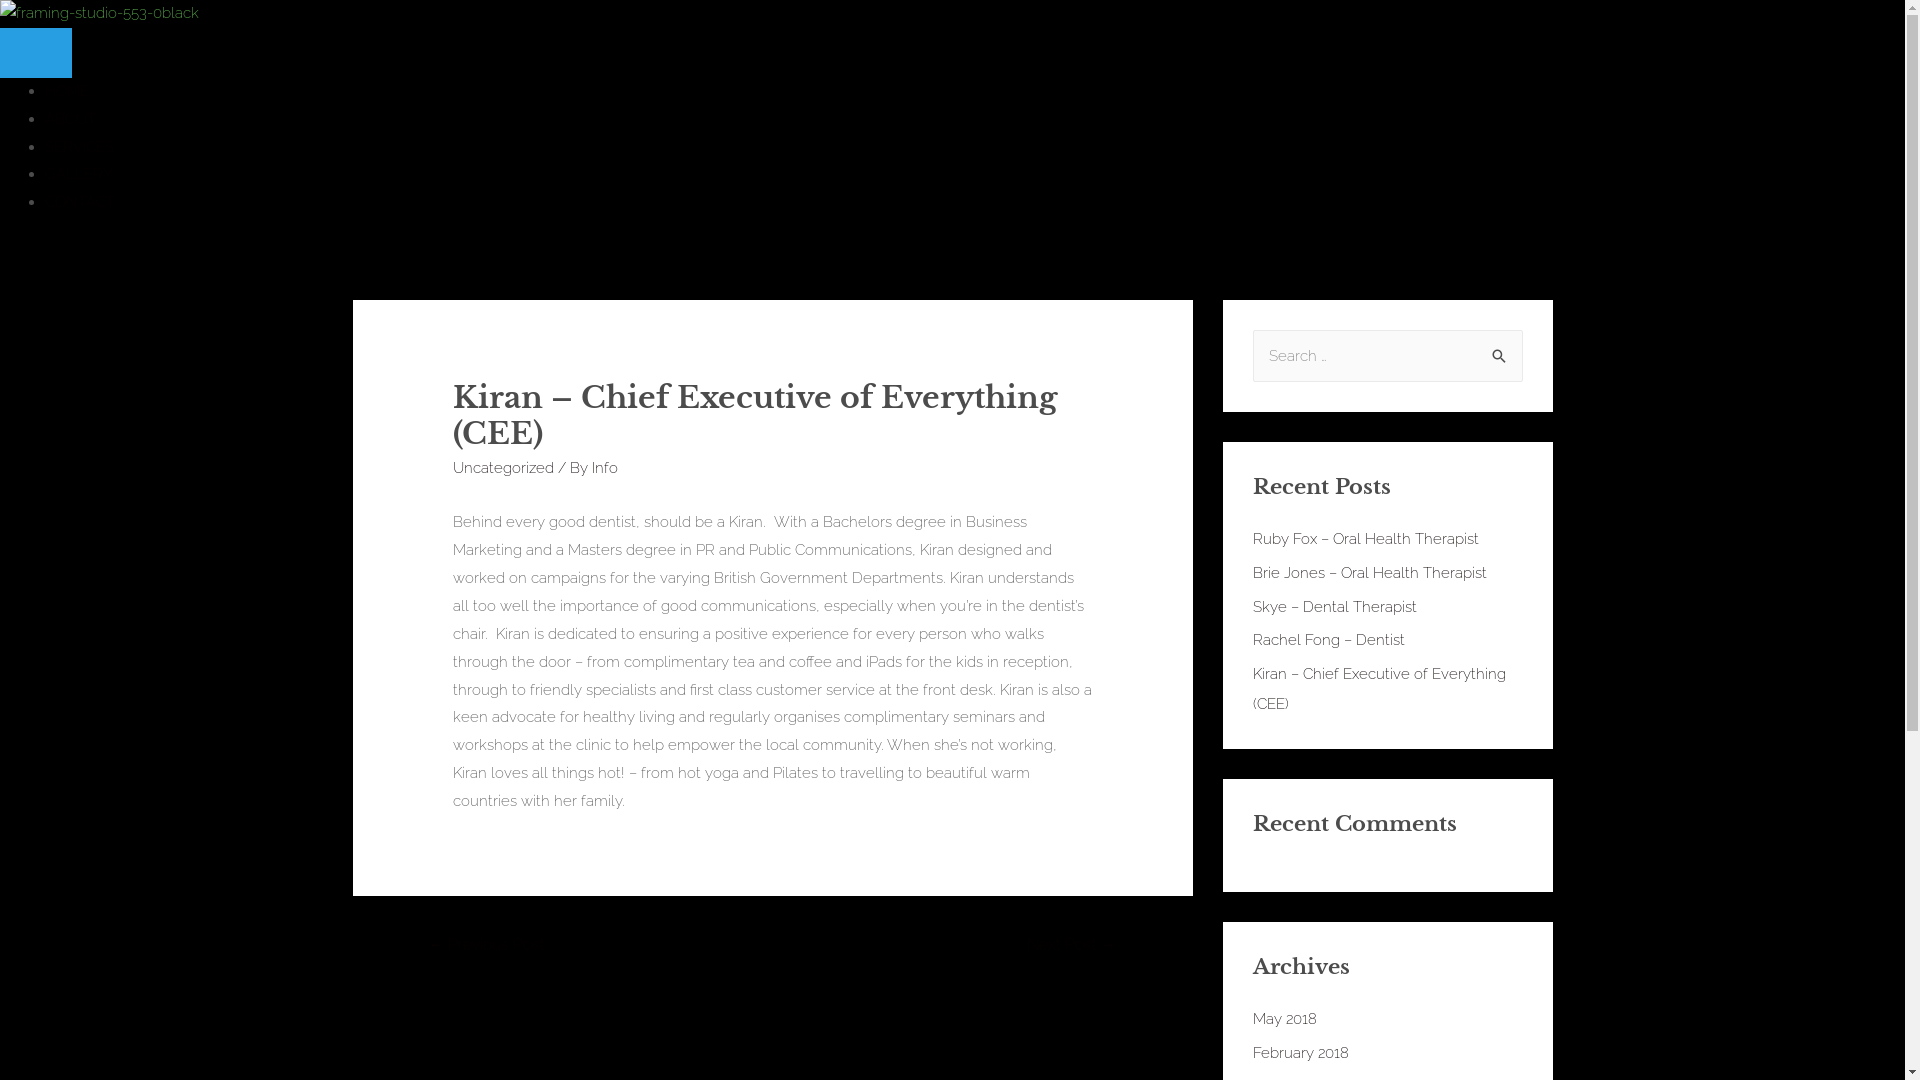 The image size is (1920, 1080). I want to click on 'May 2018', so click(1251, 1018).